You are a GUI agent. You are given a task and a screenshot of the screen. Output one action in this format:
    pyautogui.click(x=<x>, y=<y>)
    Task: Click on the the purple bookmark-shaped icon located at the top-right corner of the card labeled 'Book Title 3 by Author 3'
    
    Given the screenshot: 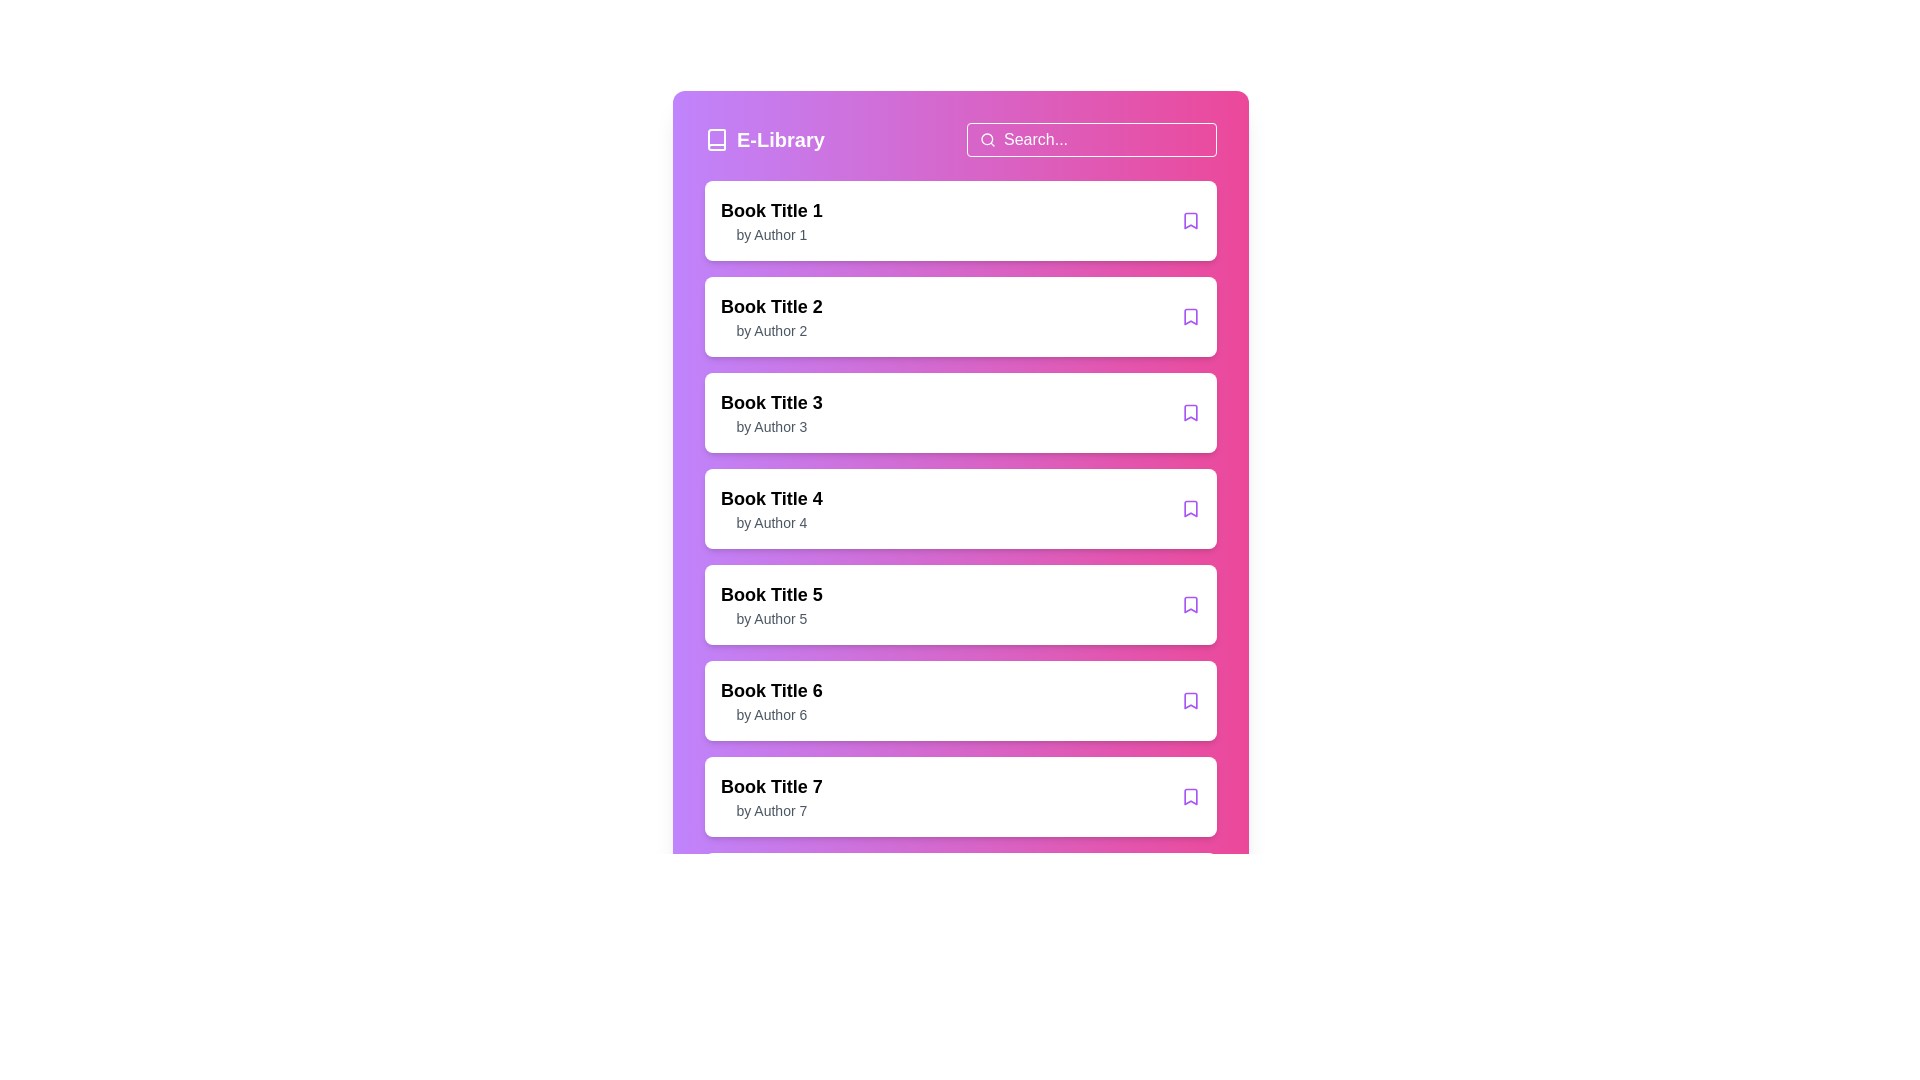 What is the action you would take?
    pyautogui.click(x=1190, y=411)
    